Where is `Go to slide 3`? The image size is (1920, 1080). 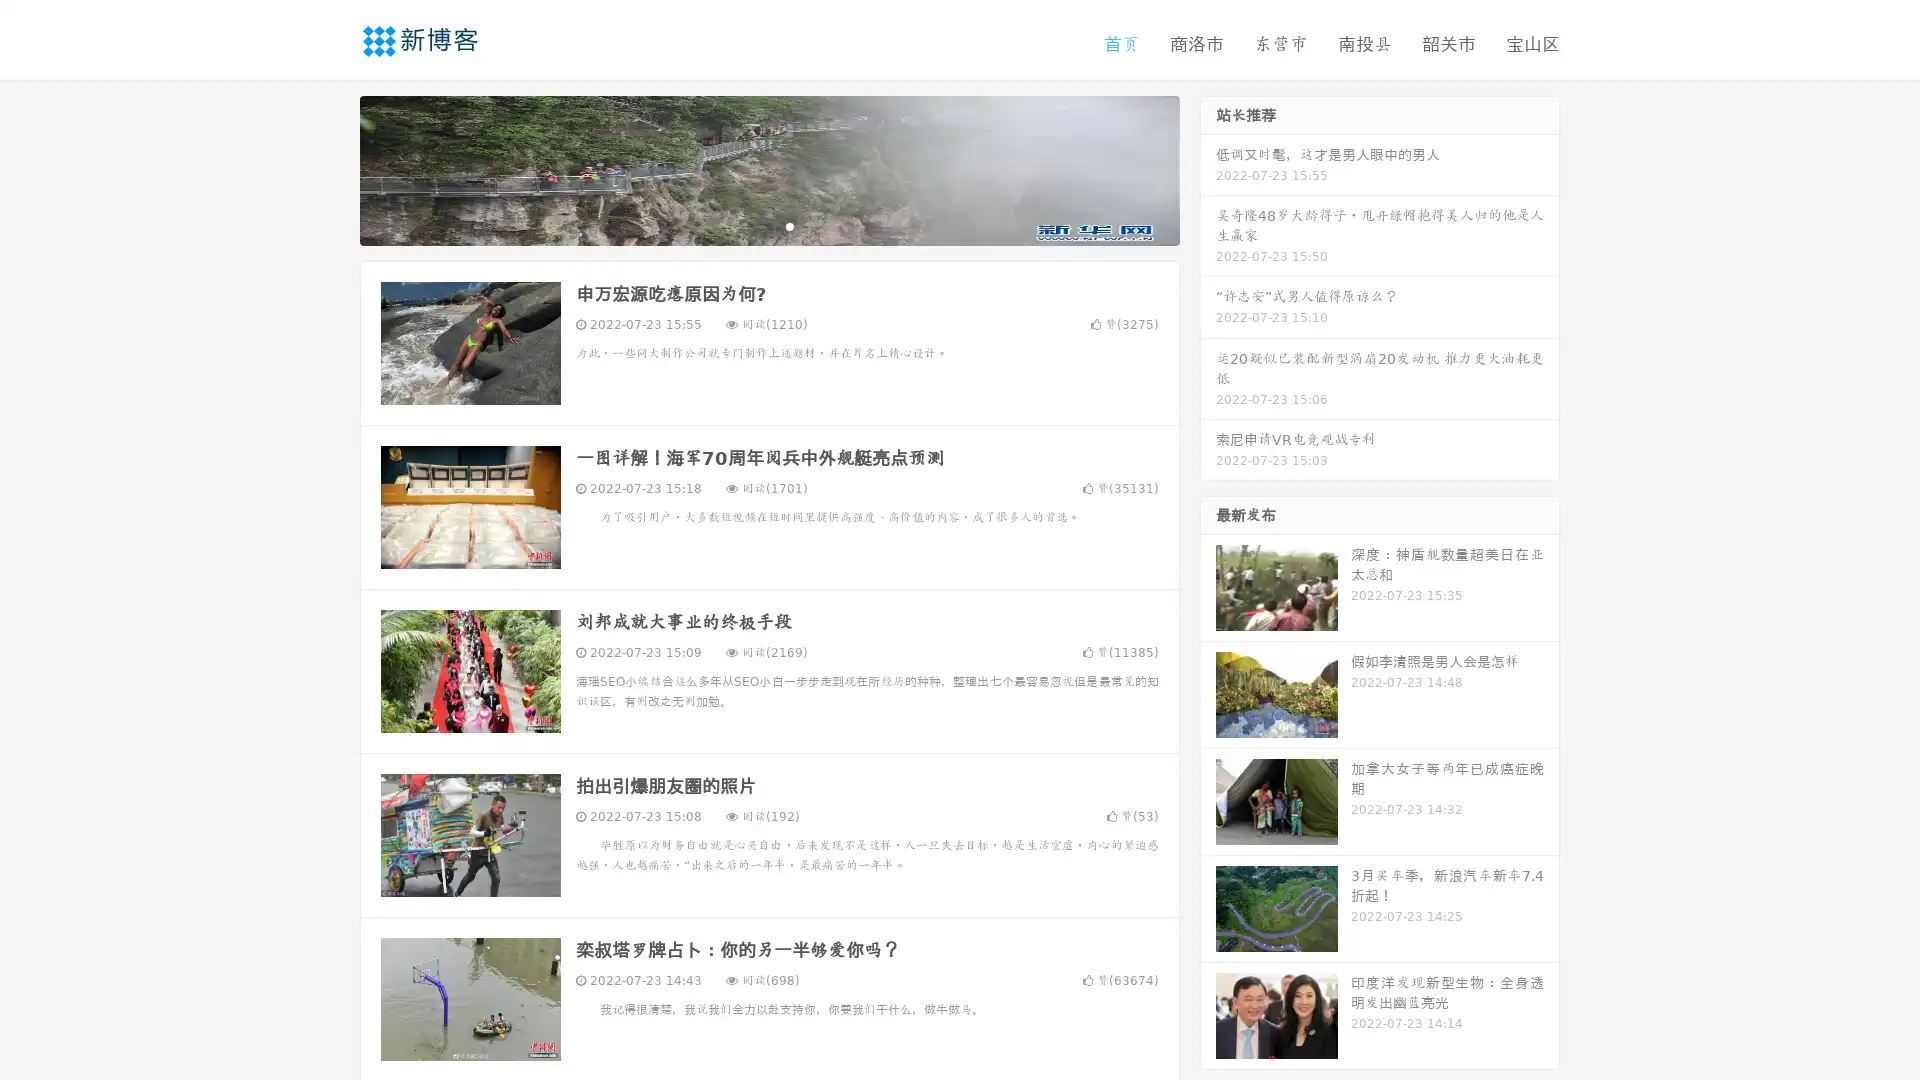 Go to slide 3 is located at coordinates (789, 225).